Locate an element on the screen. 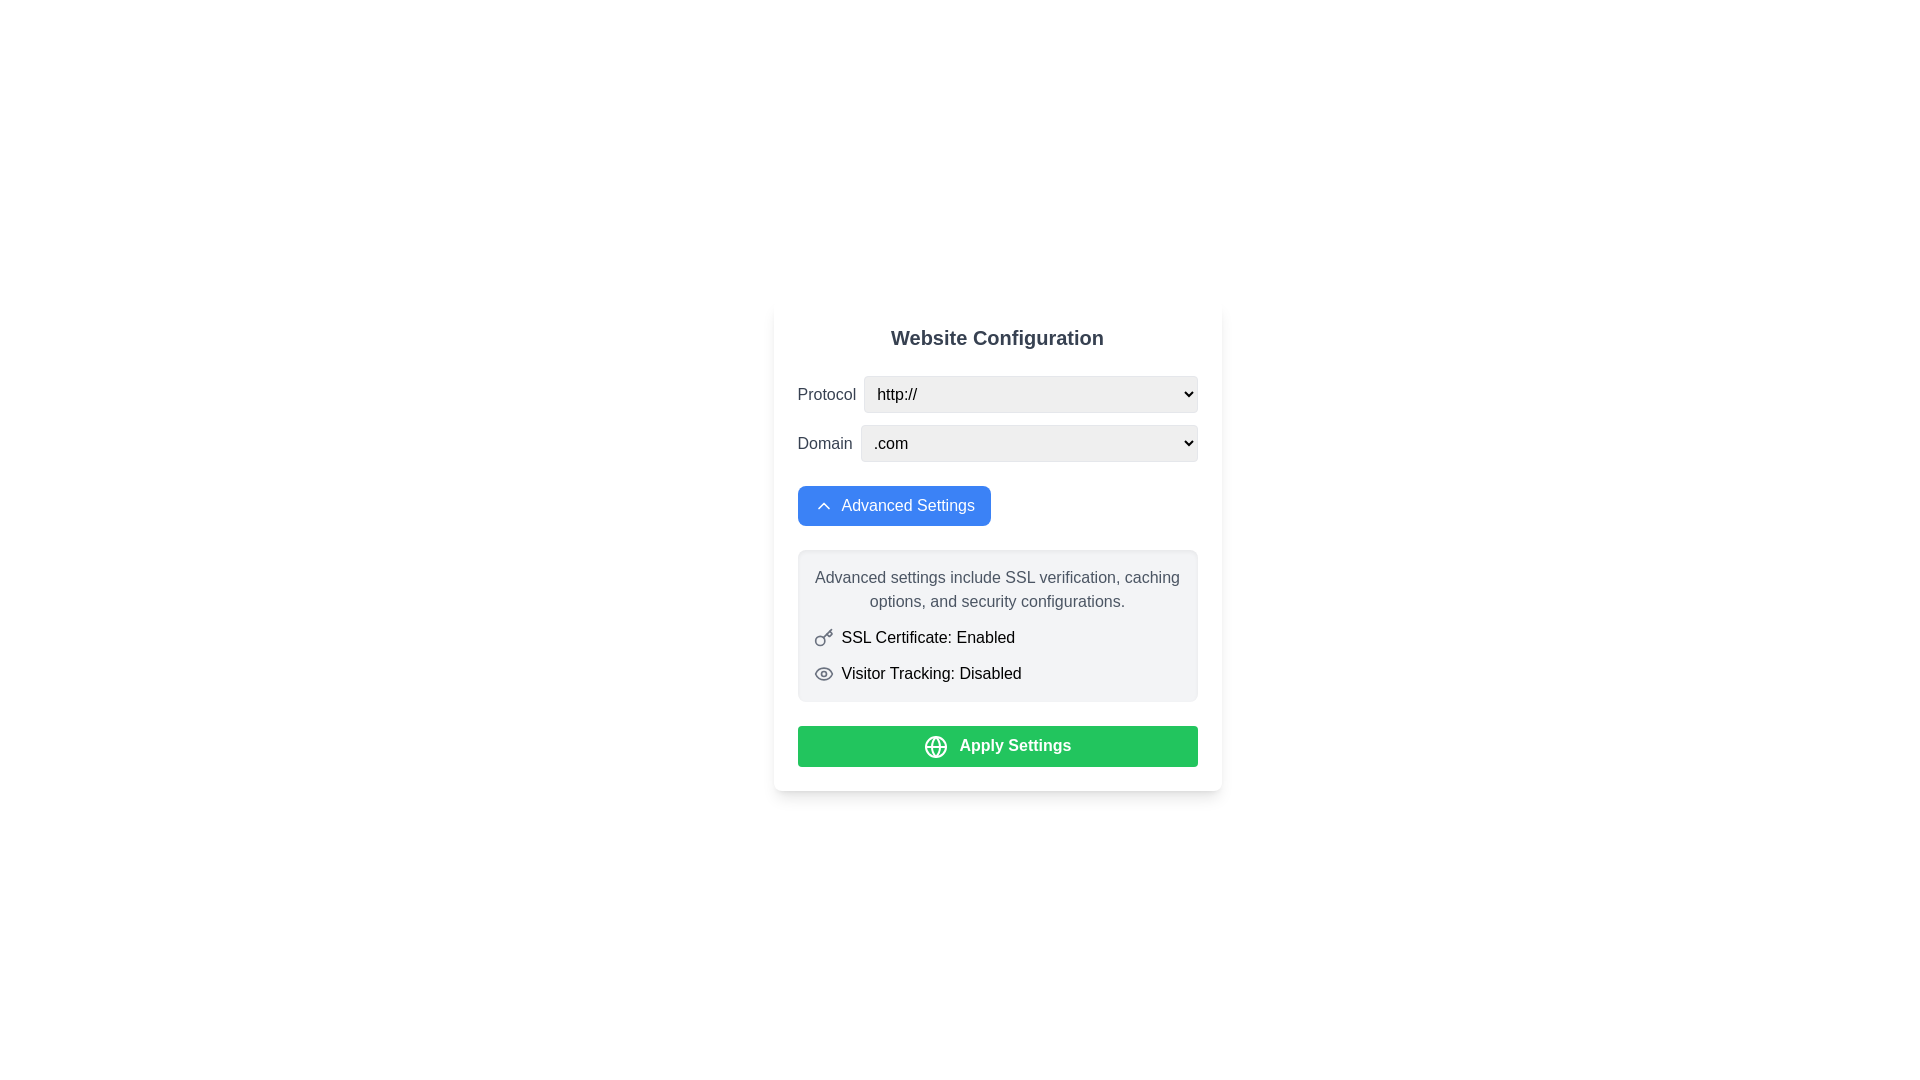  text content of the informational label displaying 'SSL Certificate: Enabled', which is adjacent to a key-shaped icon and styled in black color is located at coordinates (927, 637).